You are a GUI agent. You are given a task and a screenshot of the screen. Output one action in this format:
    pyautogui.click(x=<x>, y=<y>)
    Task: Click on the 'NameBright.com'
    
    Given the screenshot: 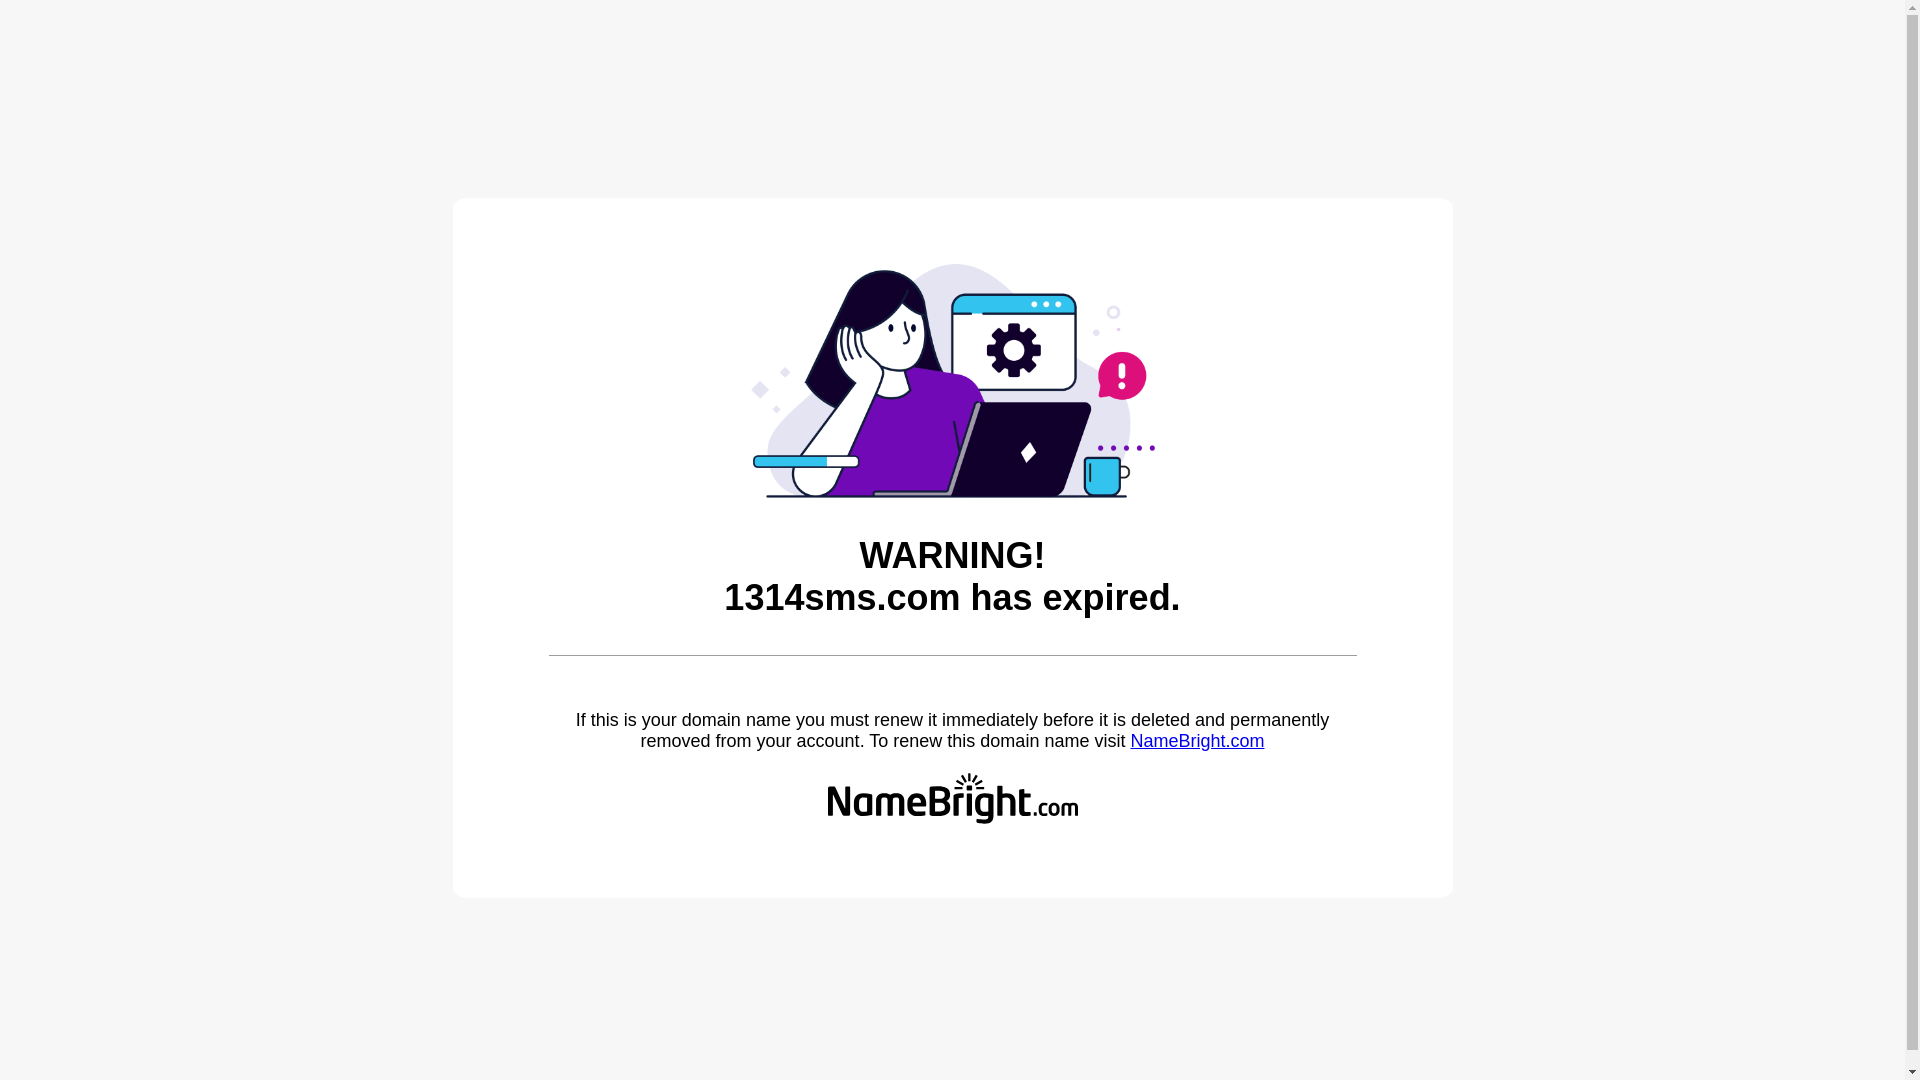 What is the action you would take?
    pyautogui.click(x=1196, y=740)
    